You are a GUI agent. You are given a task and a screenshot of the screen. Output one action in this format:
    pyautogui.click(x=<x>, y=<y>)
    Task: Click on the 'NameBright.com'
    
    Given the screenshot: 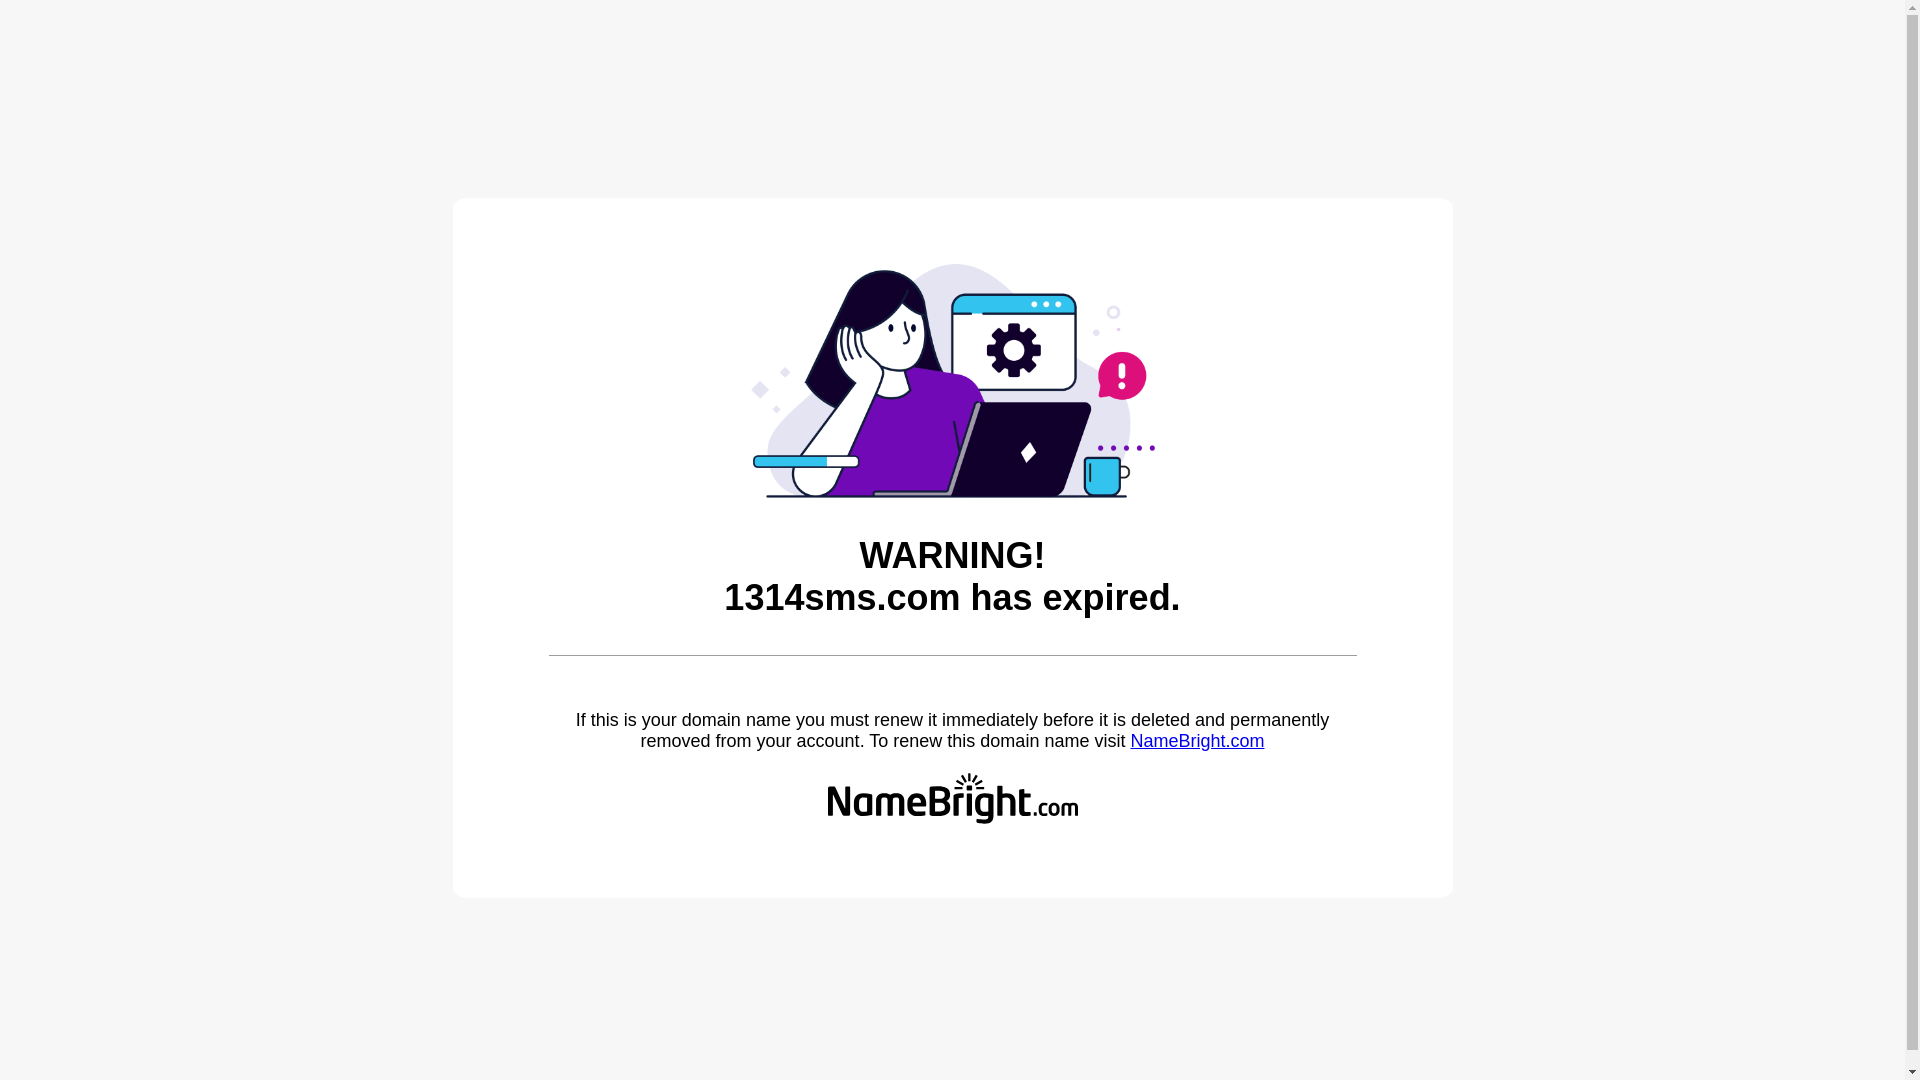 What is the action you would take?
    pyautogui.click(x=1196, y=740)
    